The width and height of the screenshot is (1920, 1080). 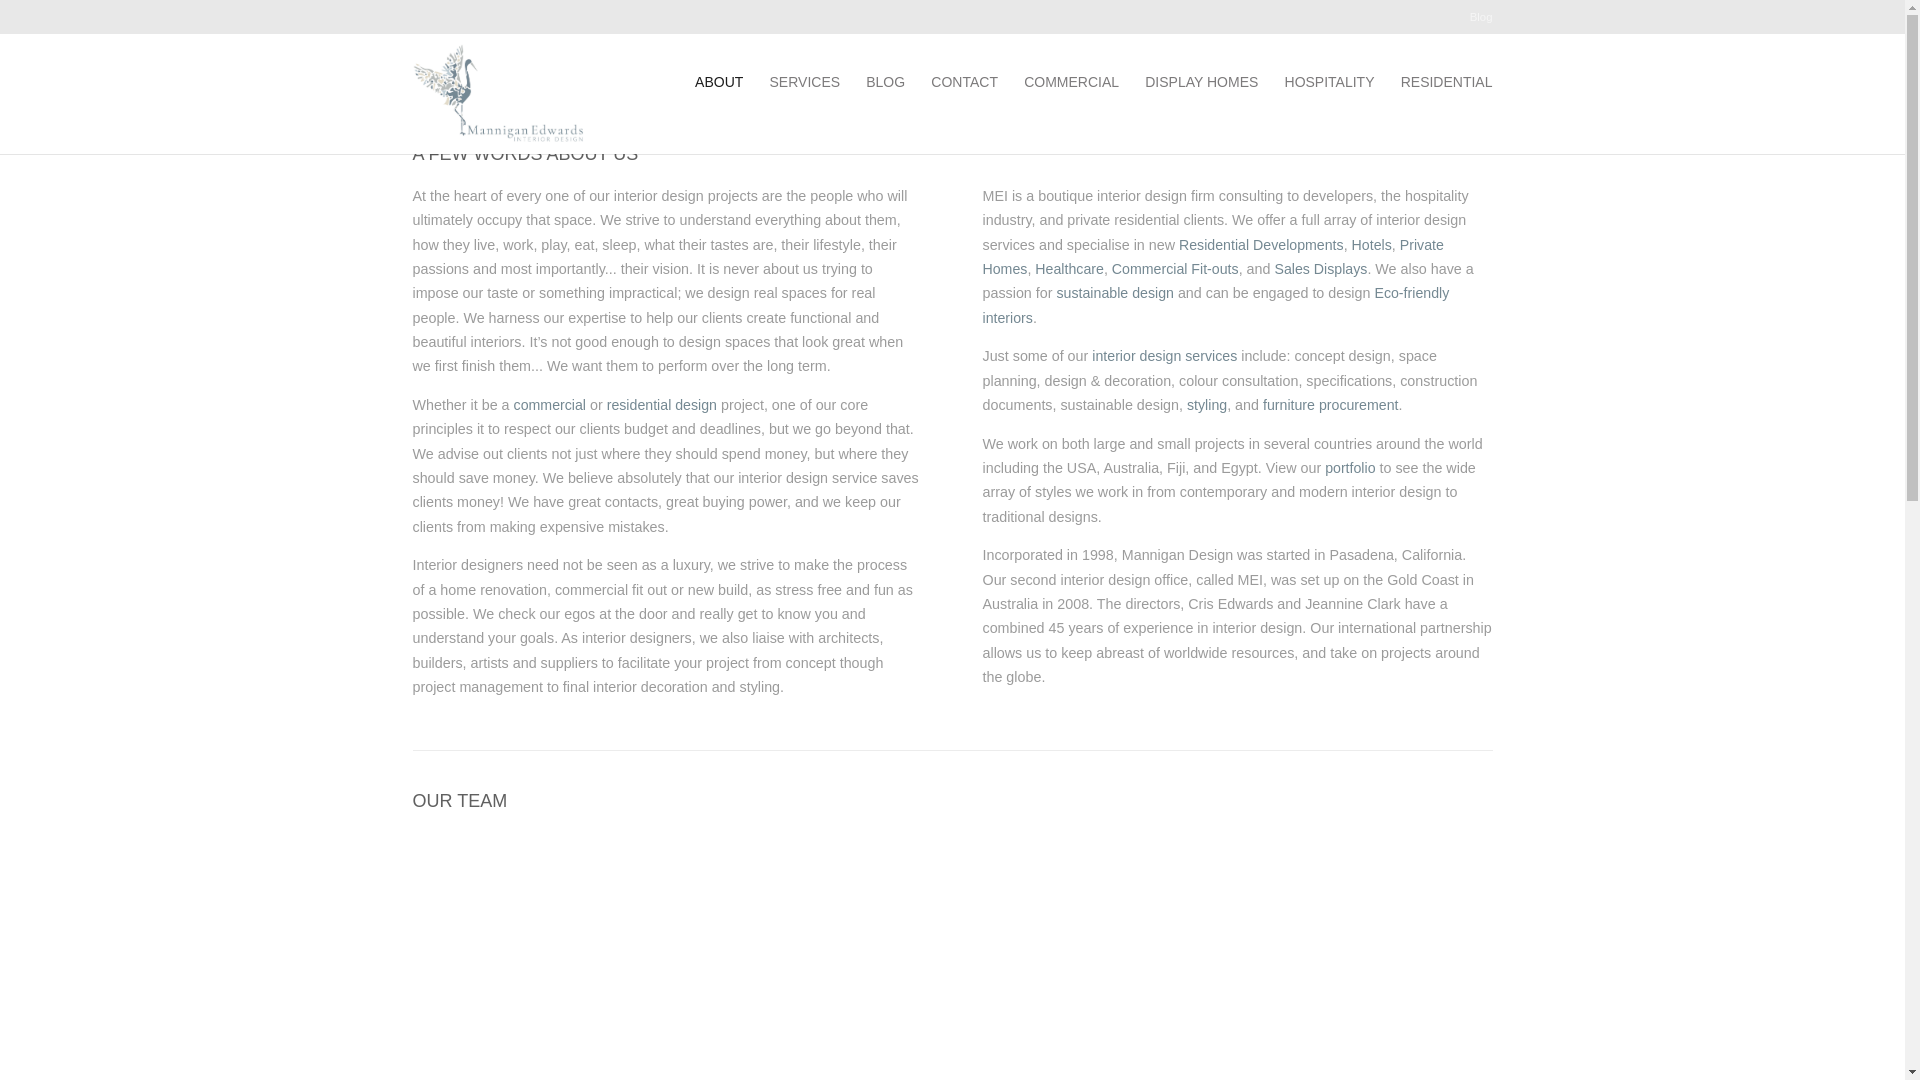 What do you see at coordinates (1260, 244) in the screenshot?
I see `'Residential Developments'` at bounding box center [1260, 244].